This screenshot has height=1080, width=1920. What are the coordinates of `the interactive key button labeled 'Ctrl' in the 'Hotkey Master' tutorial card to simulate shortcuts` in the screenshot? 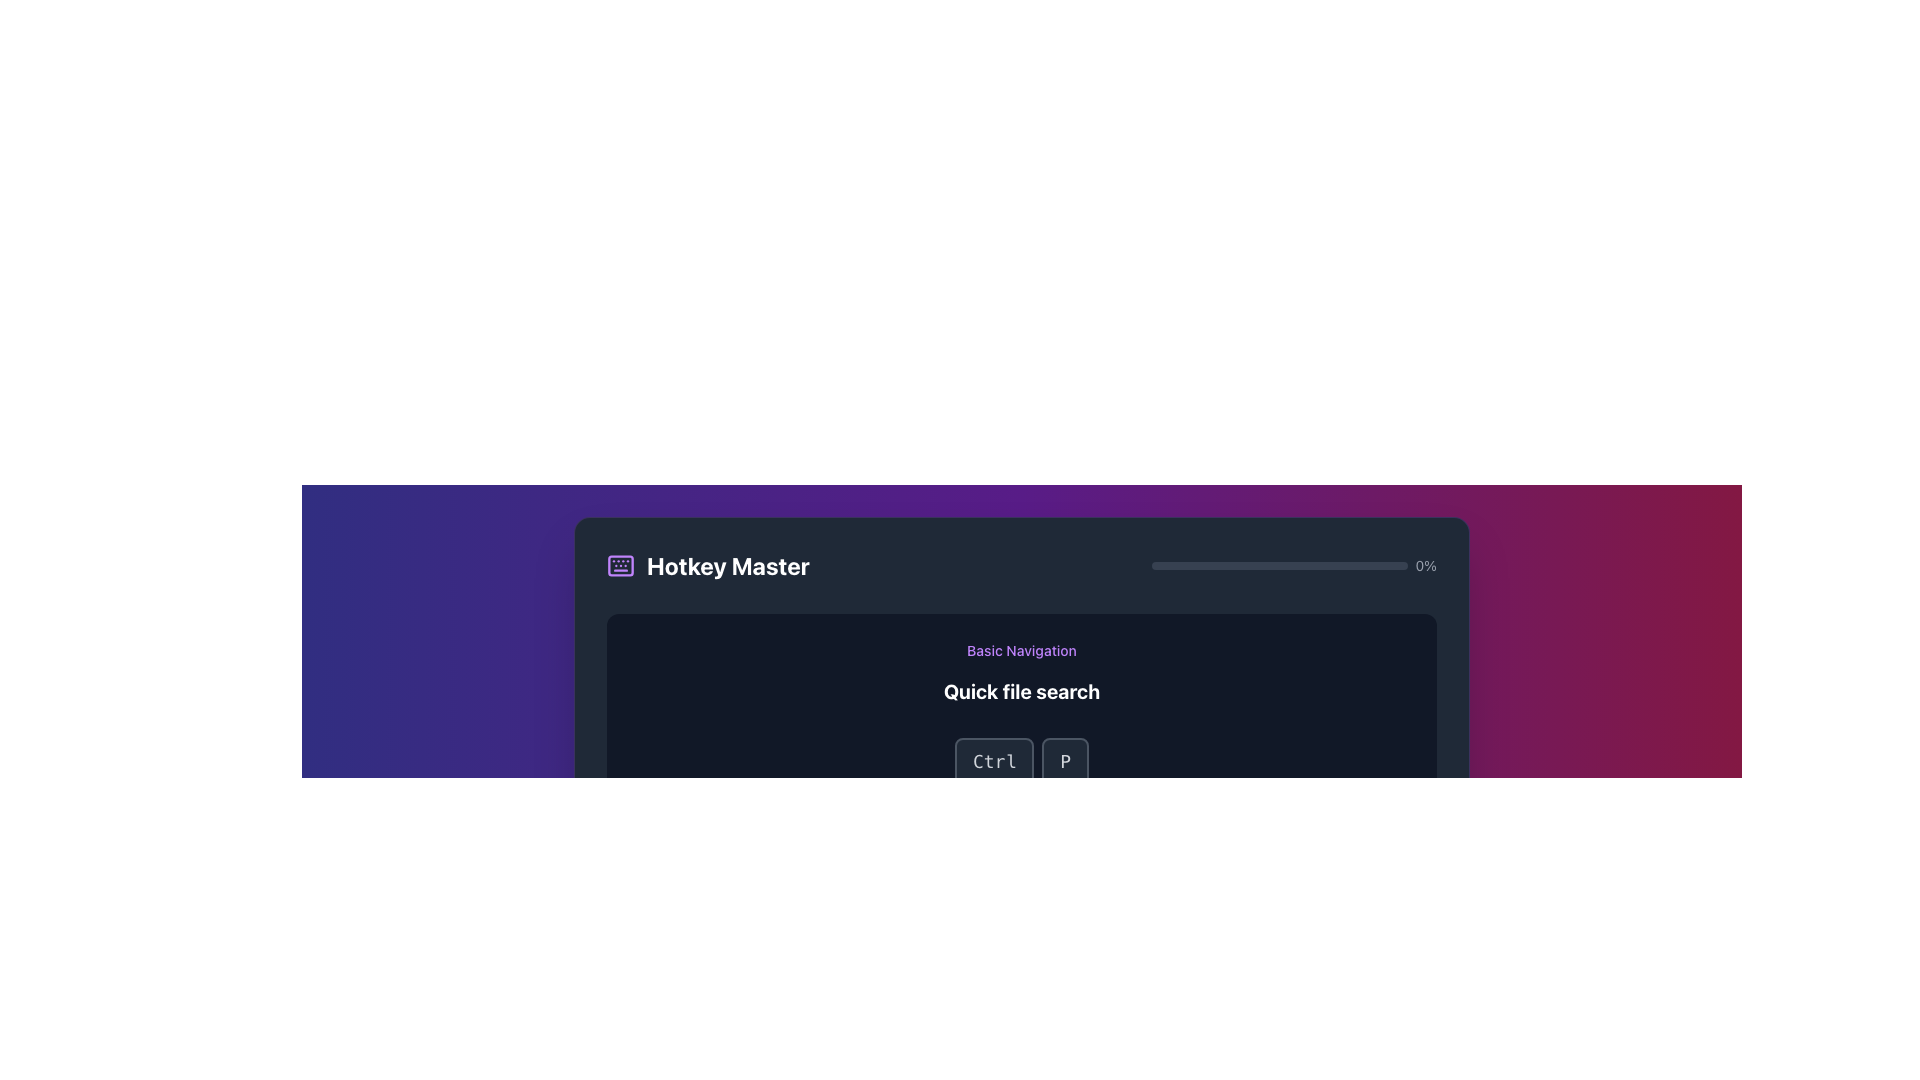 It's located at (1022, 749).